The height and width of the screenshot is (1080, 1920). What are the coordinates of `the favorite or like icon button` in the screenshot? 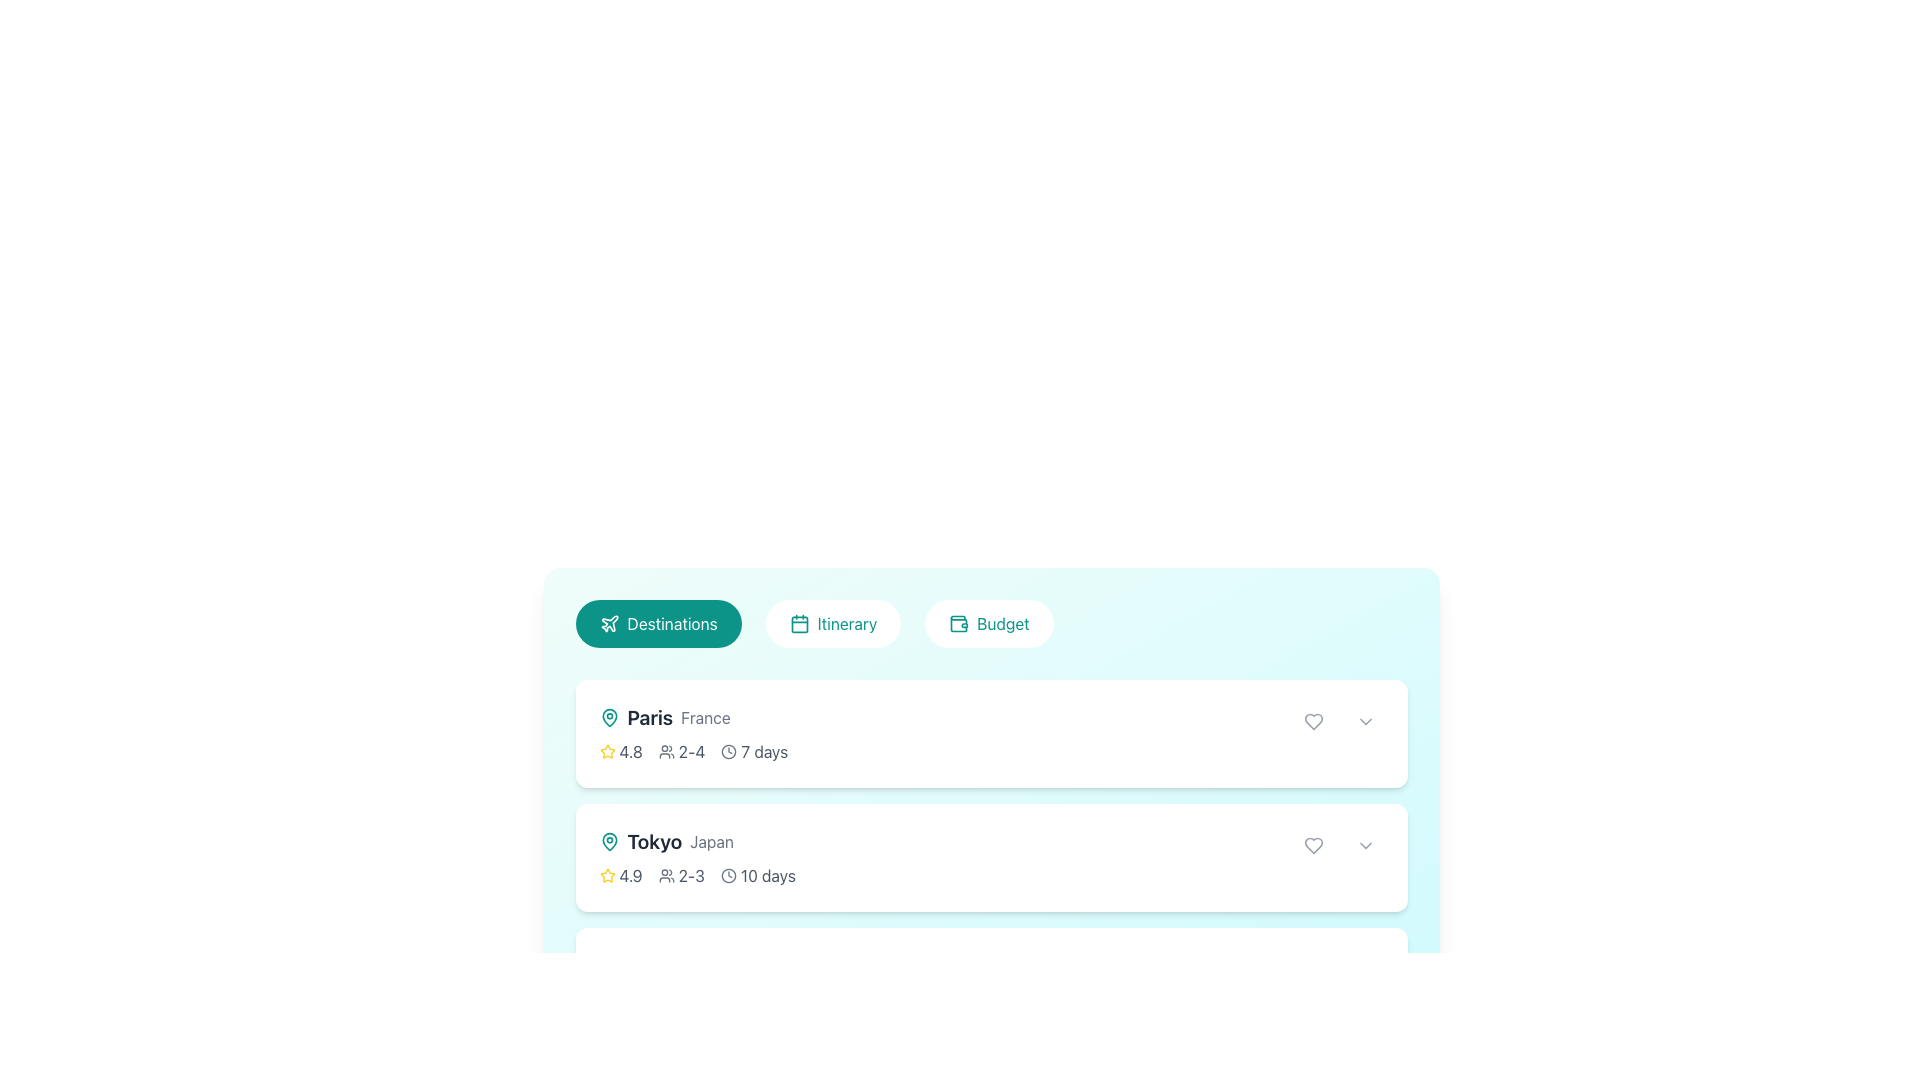 It's located at (1313, 721).